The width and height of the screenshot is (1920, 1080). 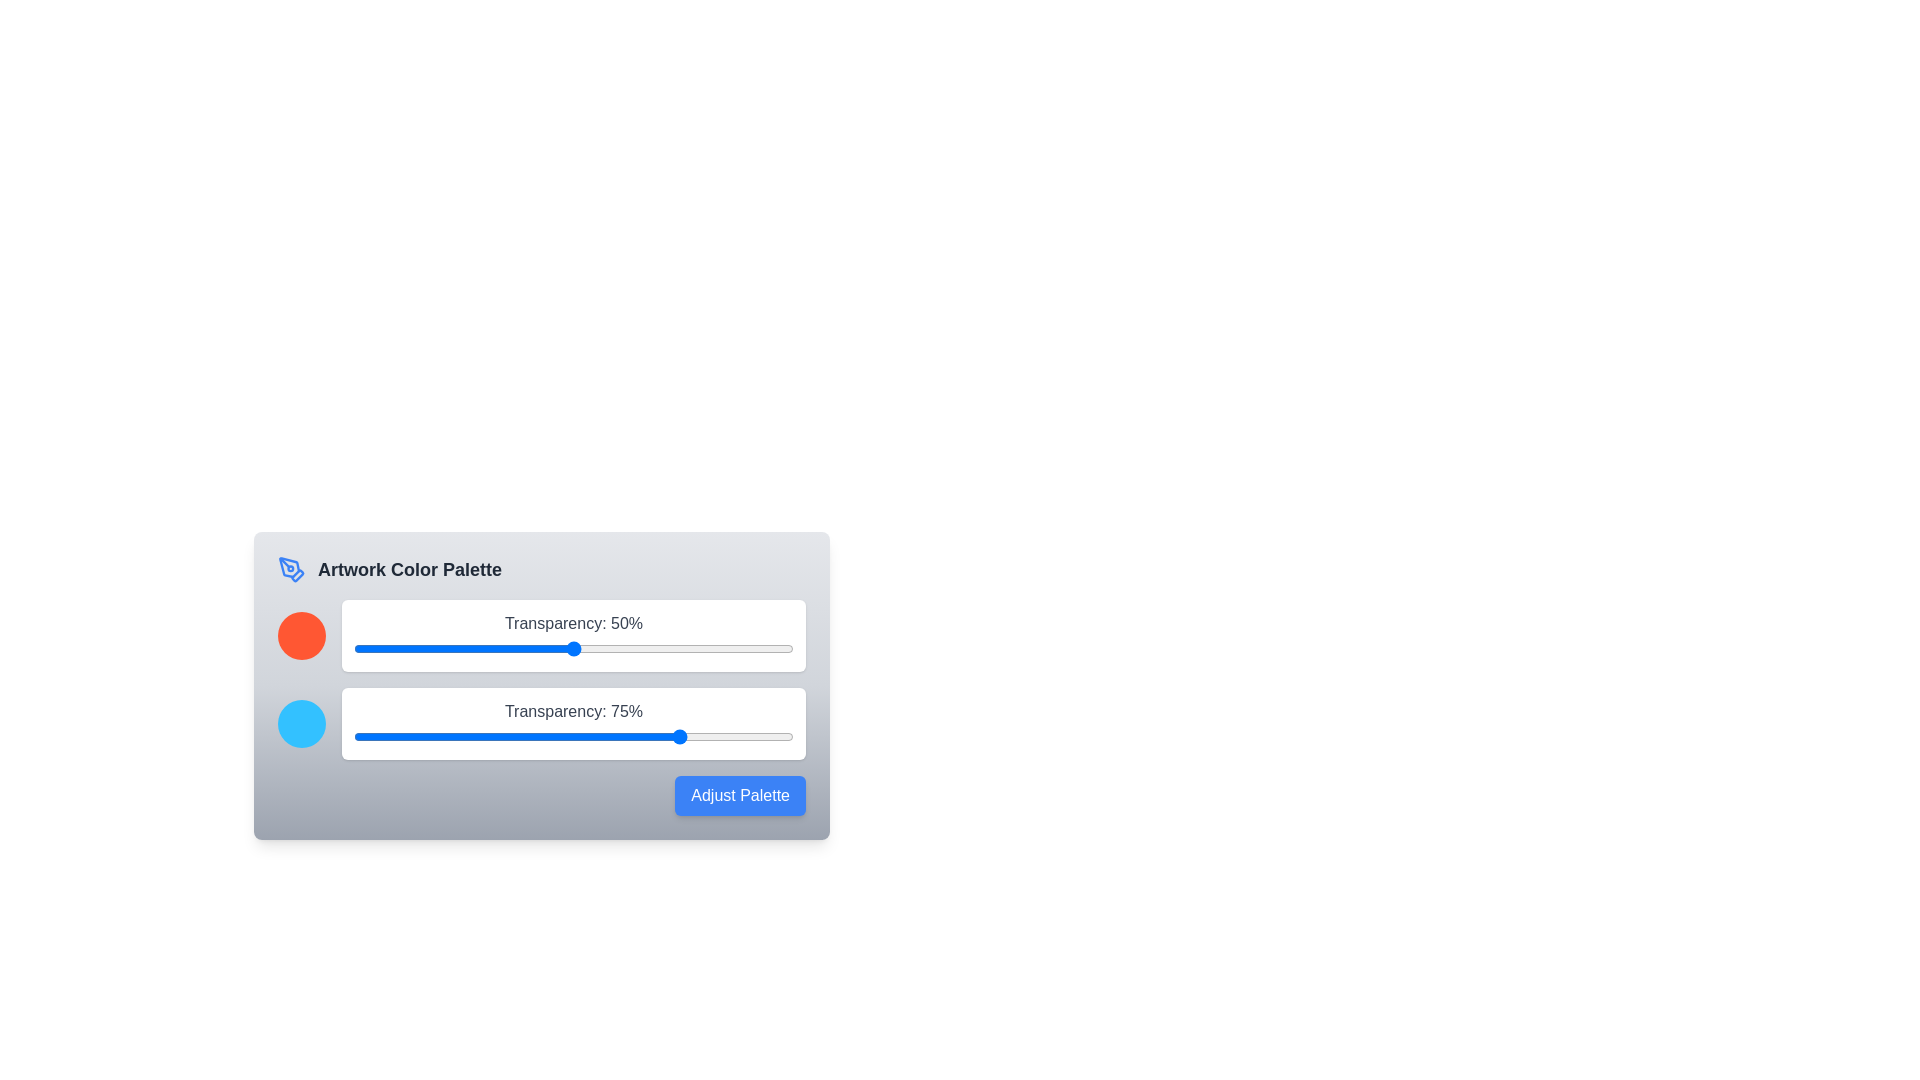 What do you see at coordinates (738, 794) in the screenshot?
I see `the 'Adjust Palette' button to view the displayed color palette` at bounding box center [738, 794].